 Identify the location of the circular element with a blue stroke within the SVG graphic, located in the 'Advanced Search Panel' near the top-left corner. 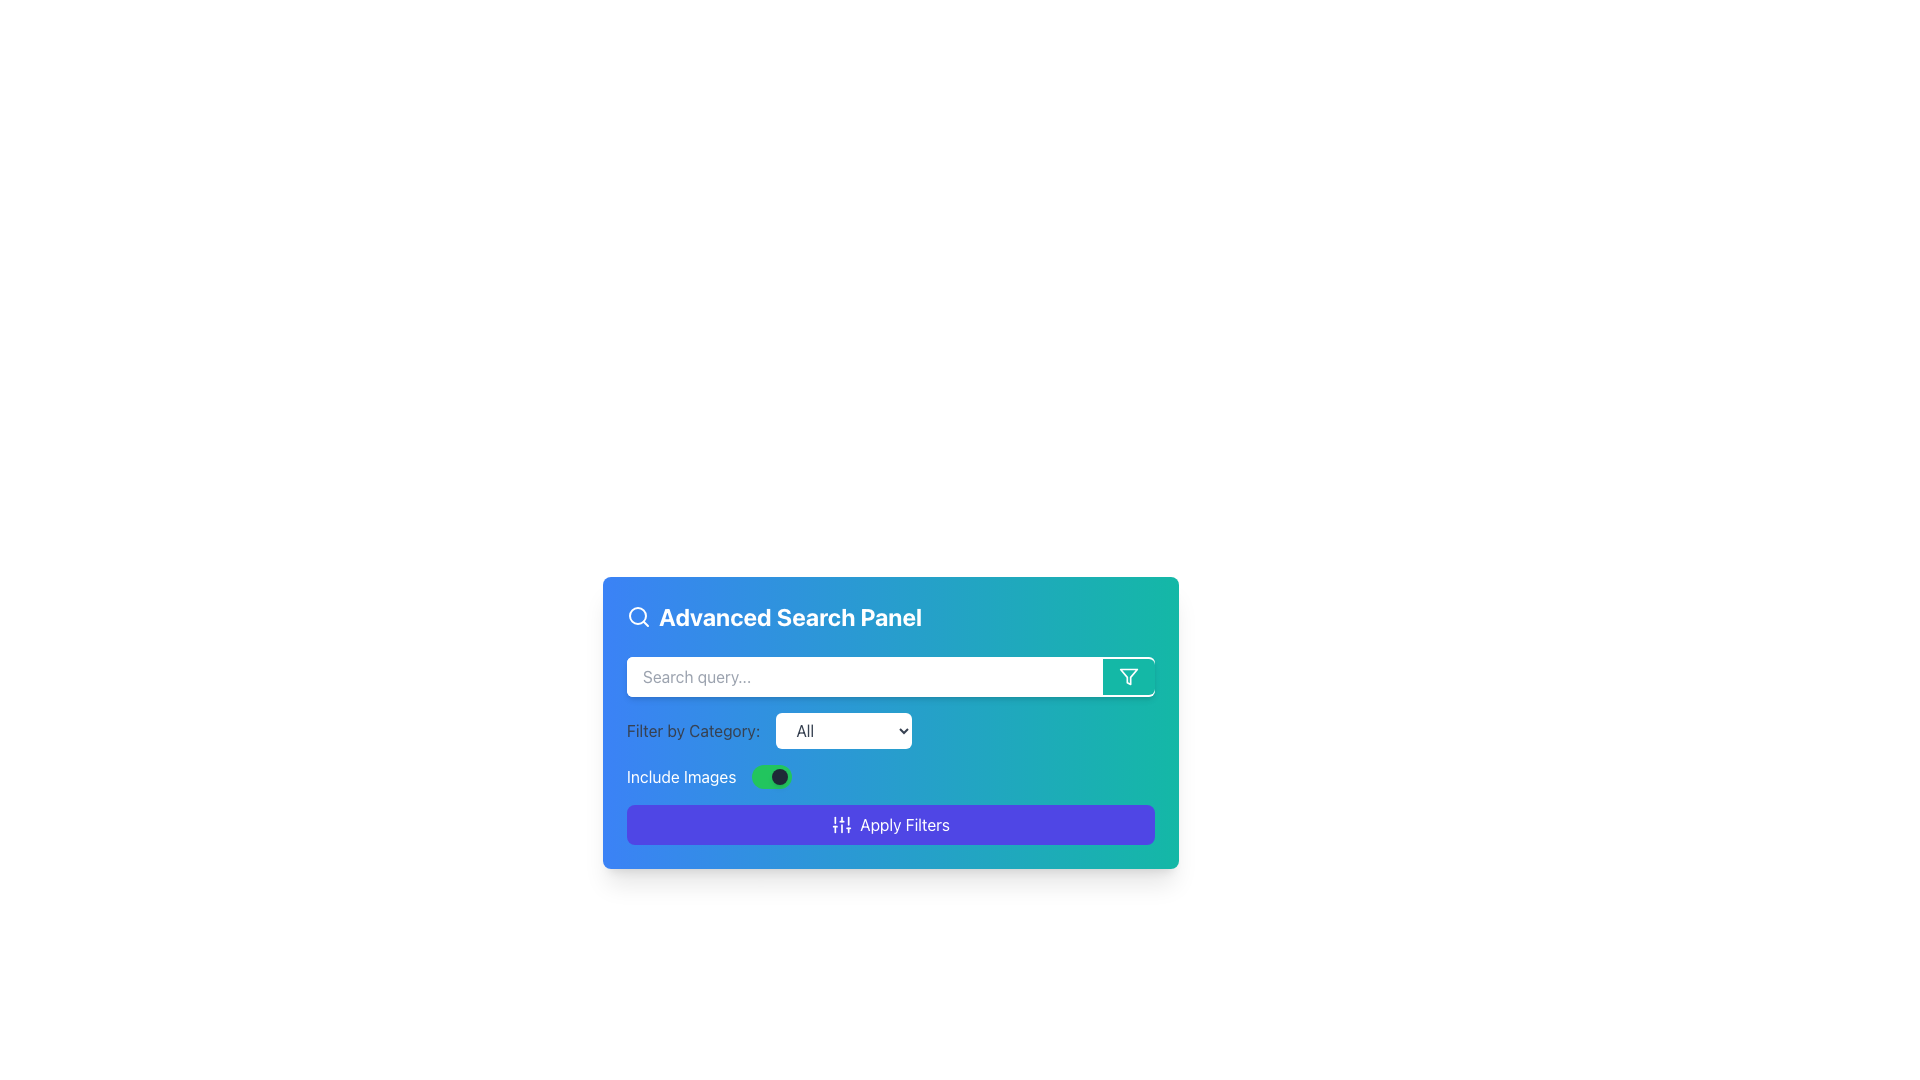
(637, 615).